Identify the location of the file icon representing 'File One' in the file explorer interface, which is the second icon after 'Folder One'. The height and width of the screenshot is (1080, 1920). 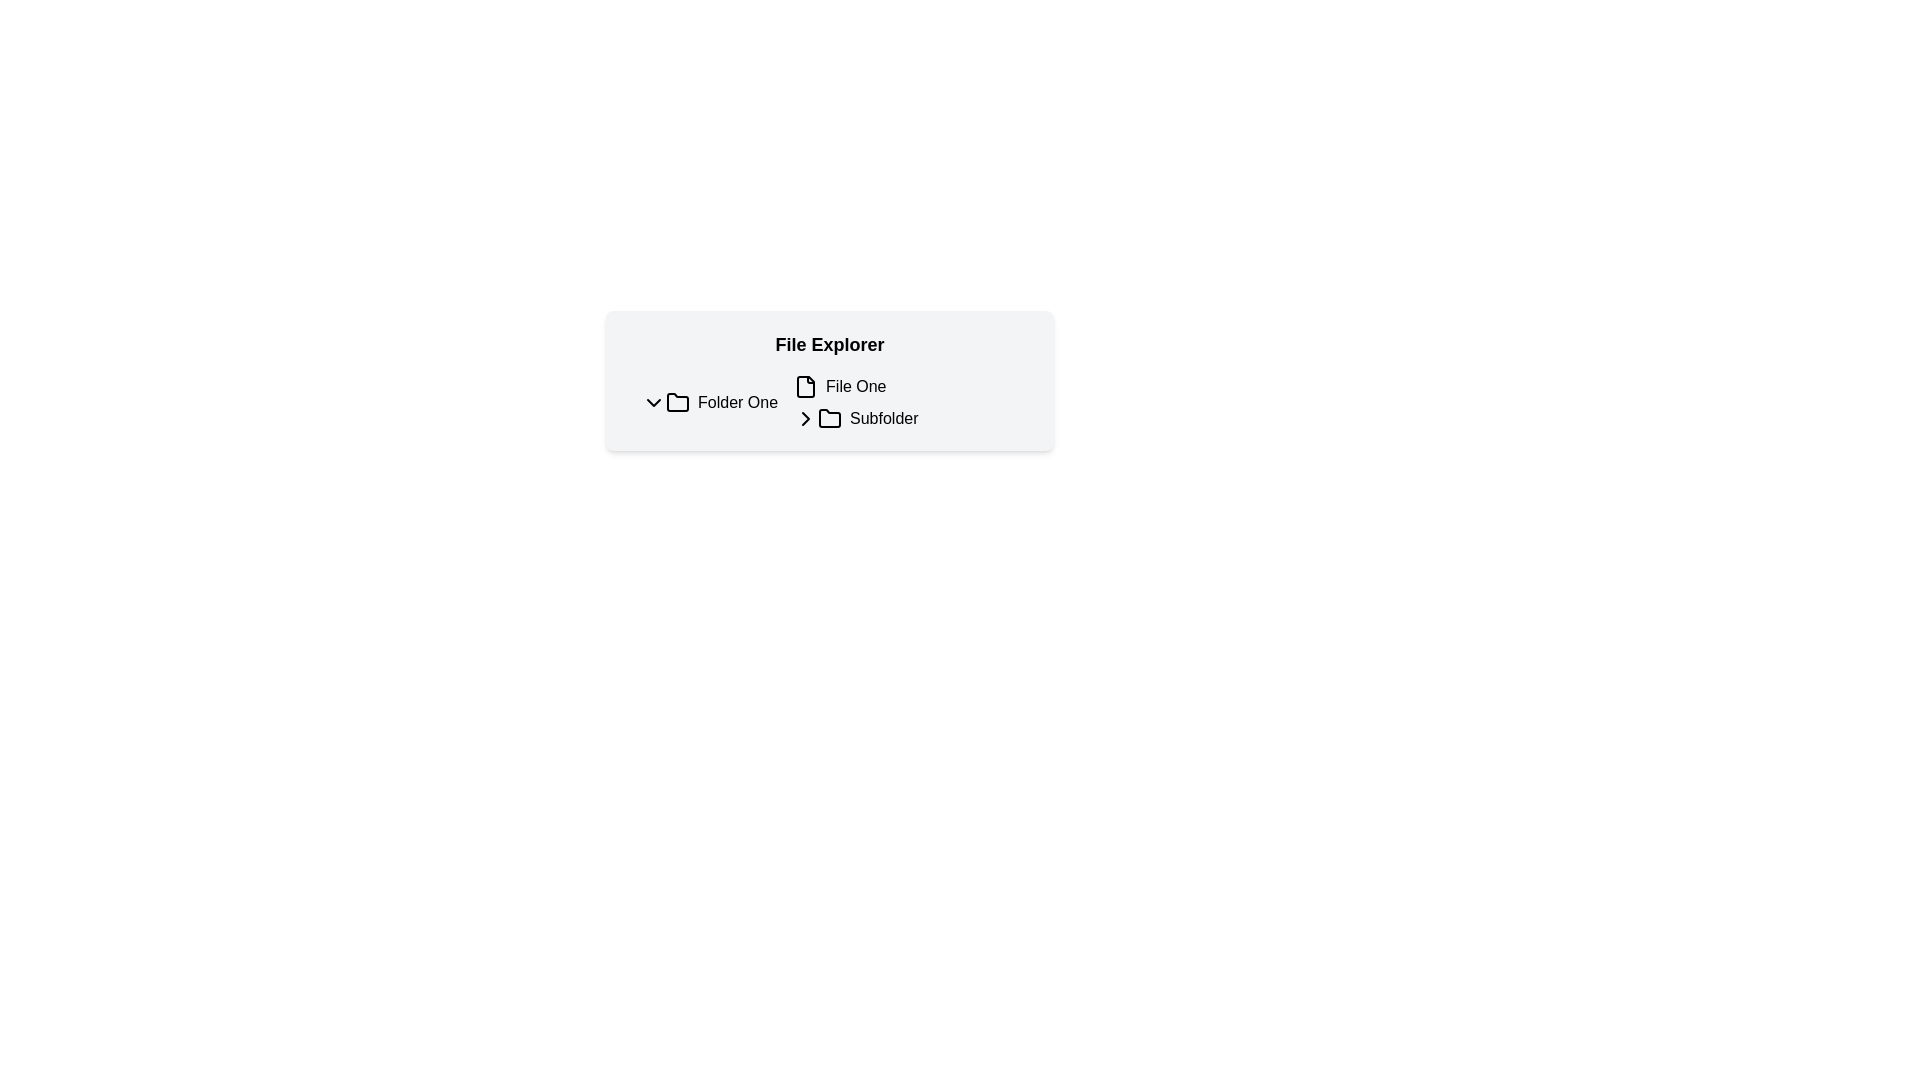
(806, 386).